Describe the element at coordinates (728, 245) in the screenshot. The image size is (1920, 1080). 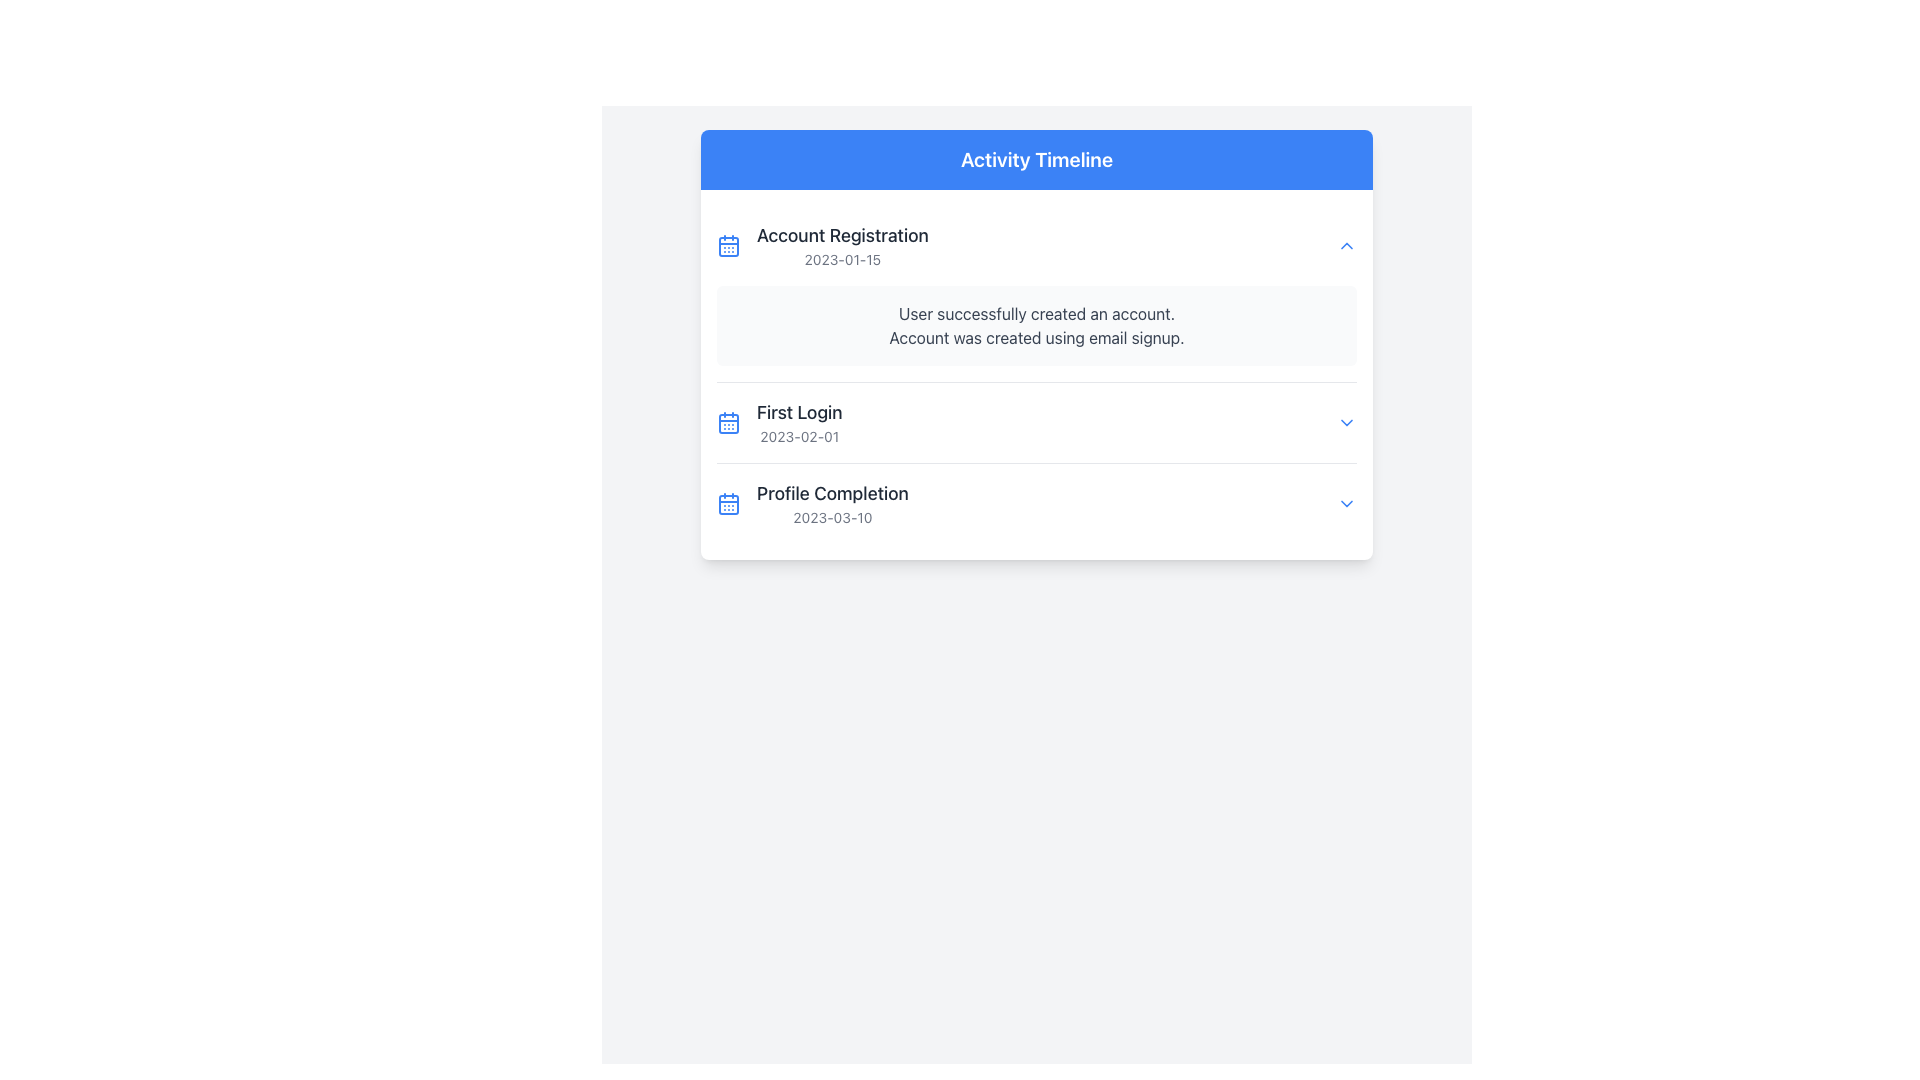
I see `the rounded rectangle element that forms the main background of the calendar icon, which is part of an SVG graphic in the top-left corner of the 'Activity Timeline'` at that location.